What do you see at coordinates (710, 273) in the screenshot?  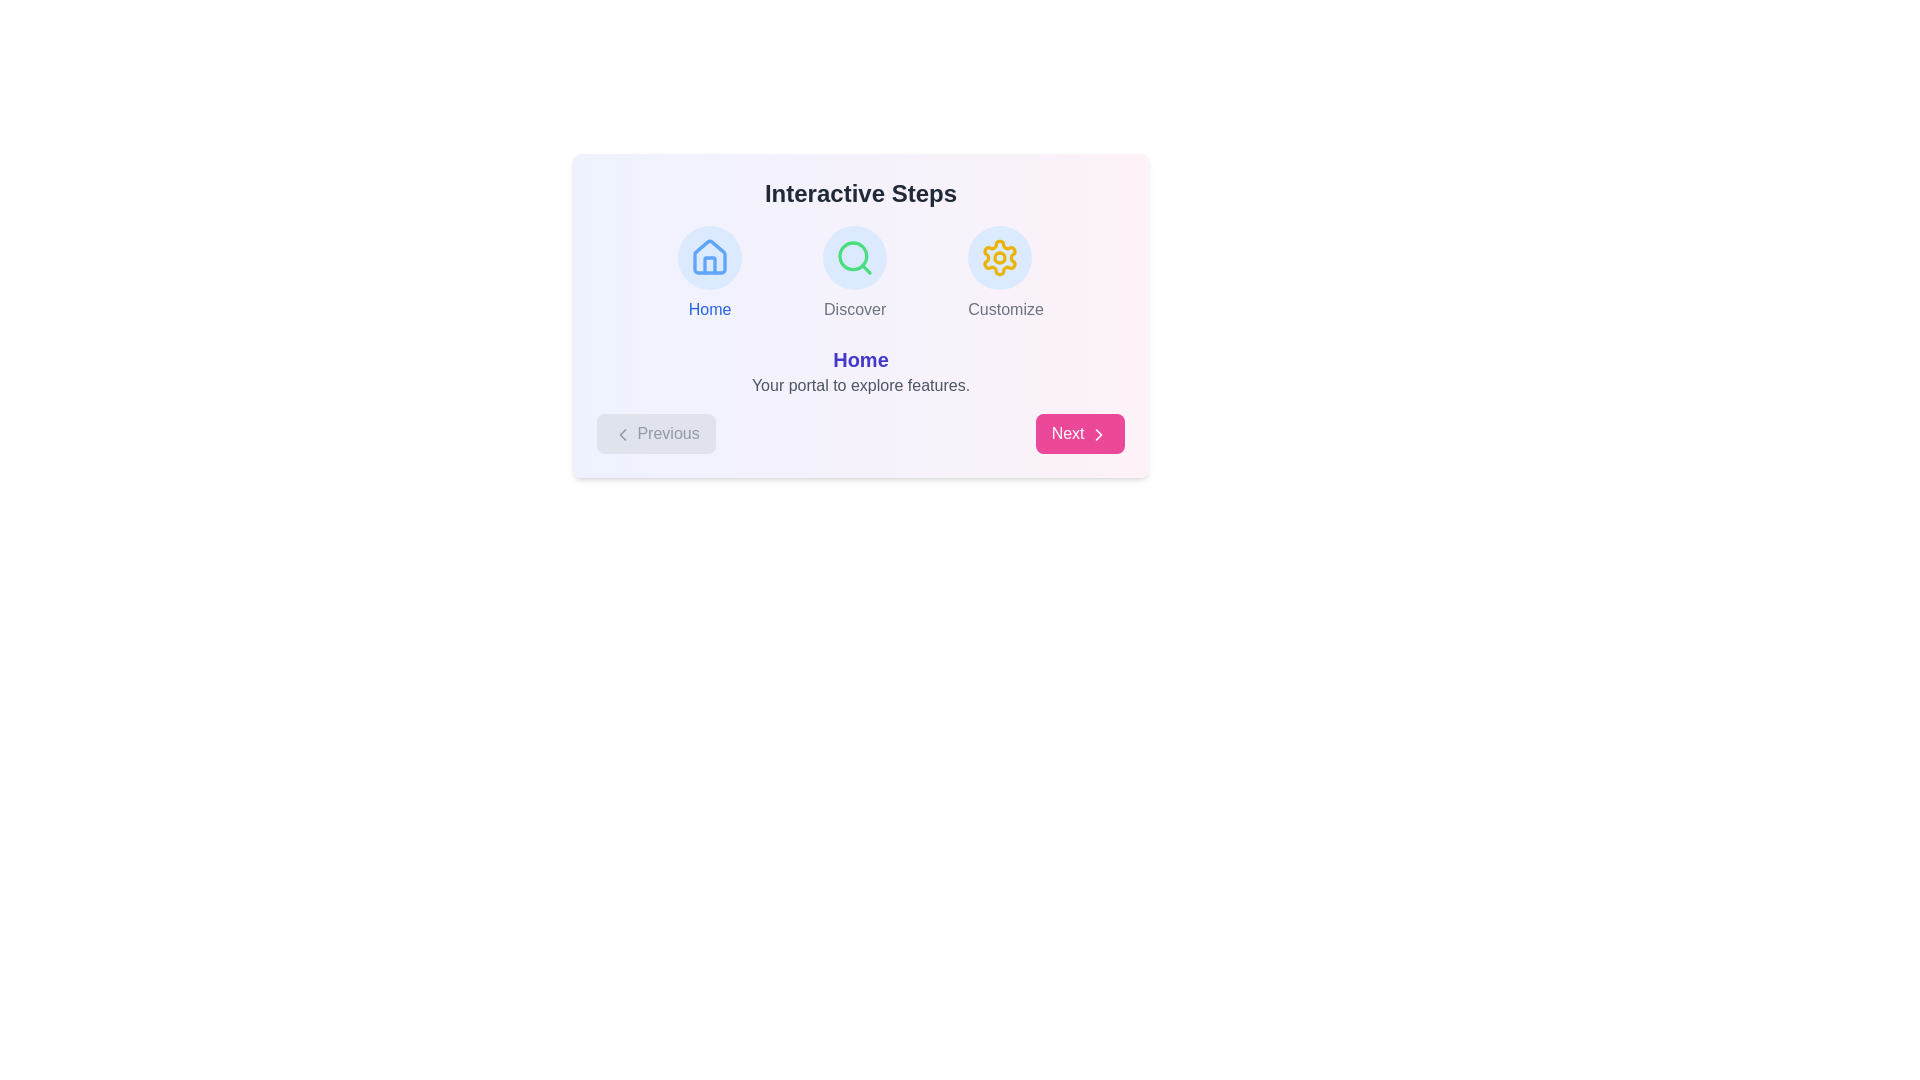 I see `the 'Home' icon with text label located in the top left section of a group of navigation icons` at bounding box center [710, 273].